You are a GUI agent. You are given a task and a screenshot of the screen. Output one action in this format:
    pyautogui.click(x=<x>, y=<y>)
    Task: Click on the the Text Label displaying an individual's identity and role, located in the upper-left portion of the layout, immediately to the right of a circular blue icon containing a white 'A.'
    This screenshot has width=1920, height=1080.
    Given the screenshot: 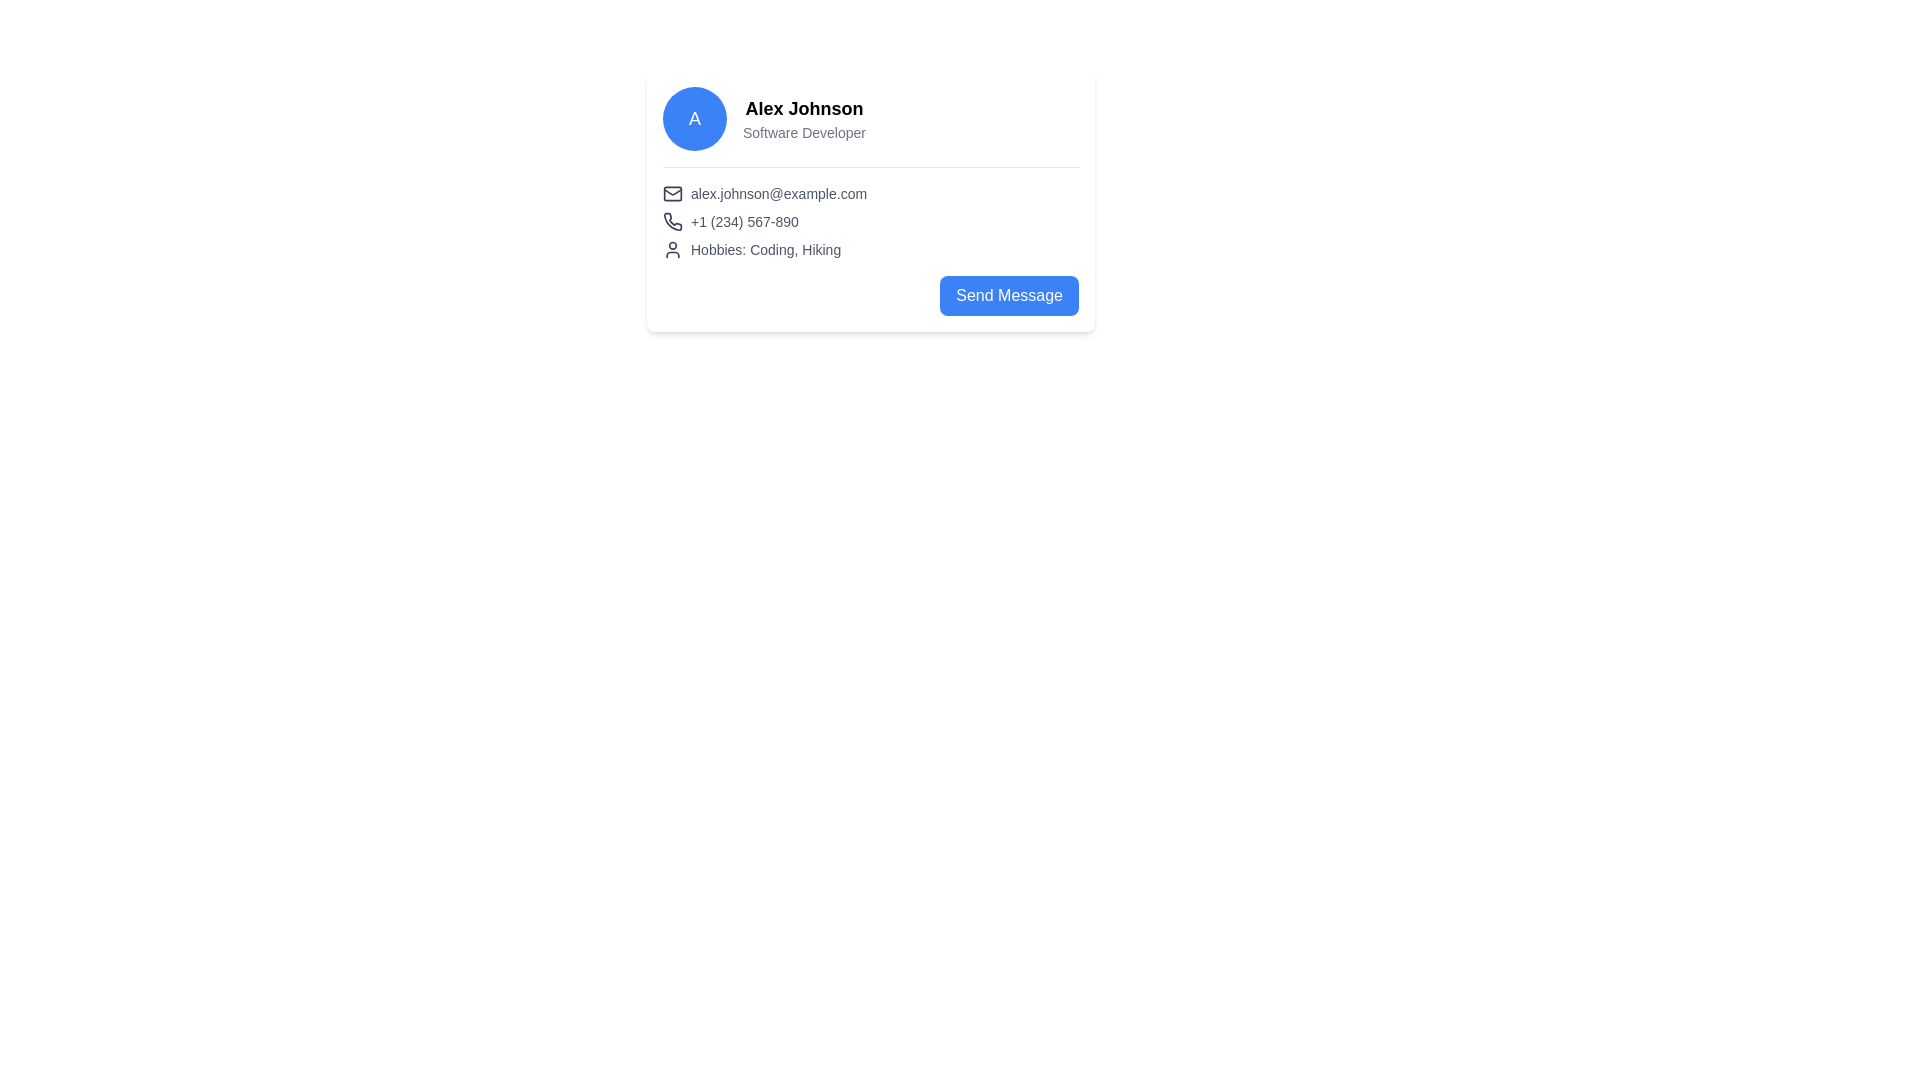 What is the action you would take?
    pyautogui.click(x=804, y=119)
    